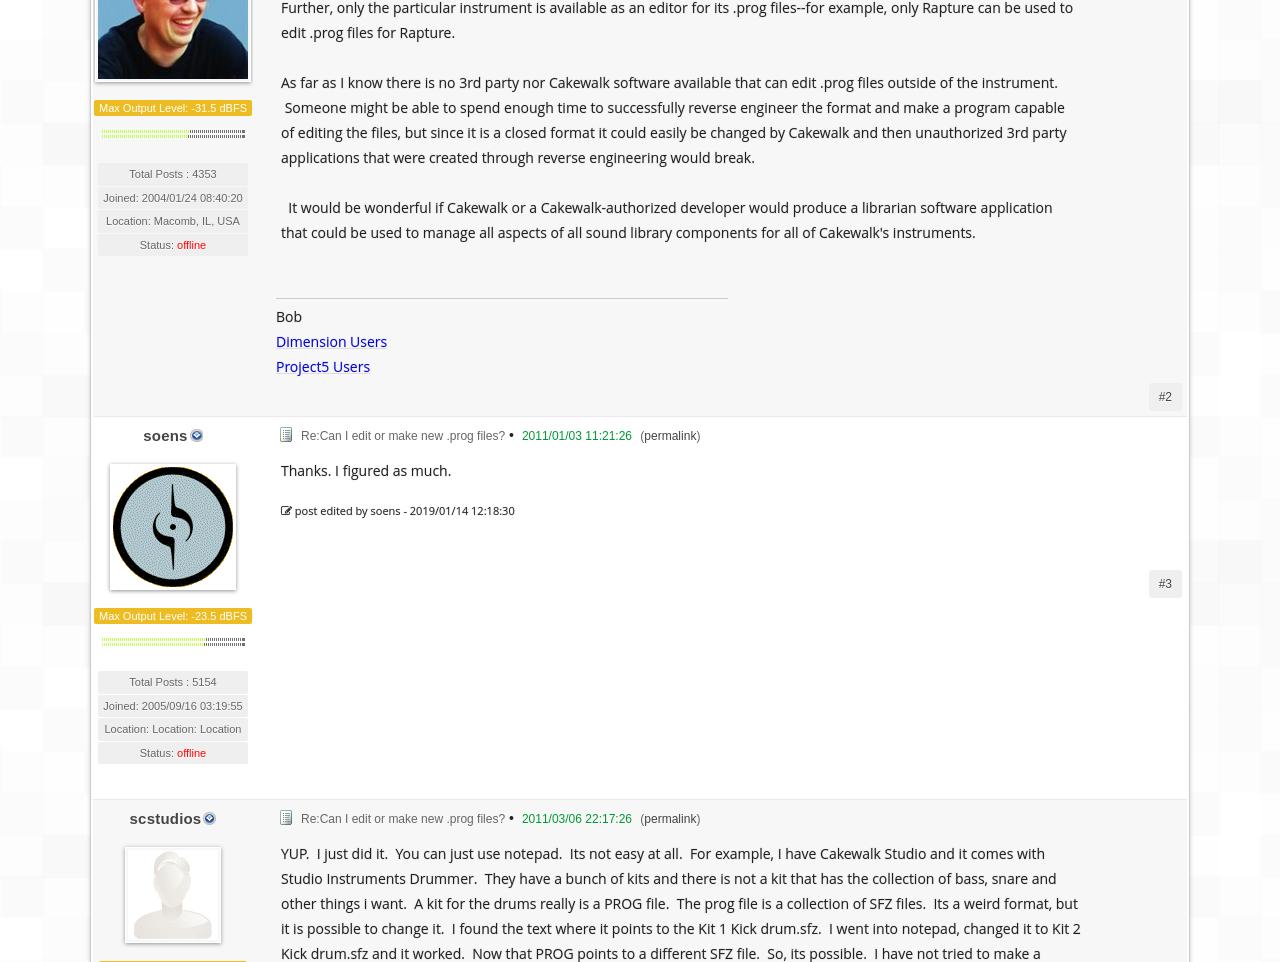  Describe the element at coordinates (164, 435) in the screenshot. I see `'soens'` at that location.